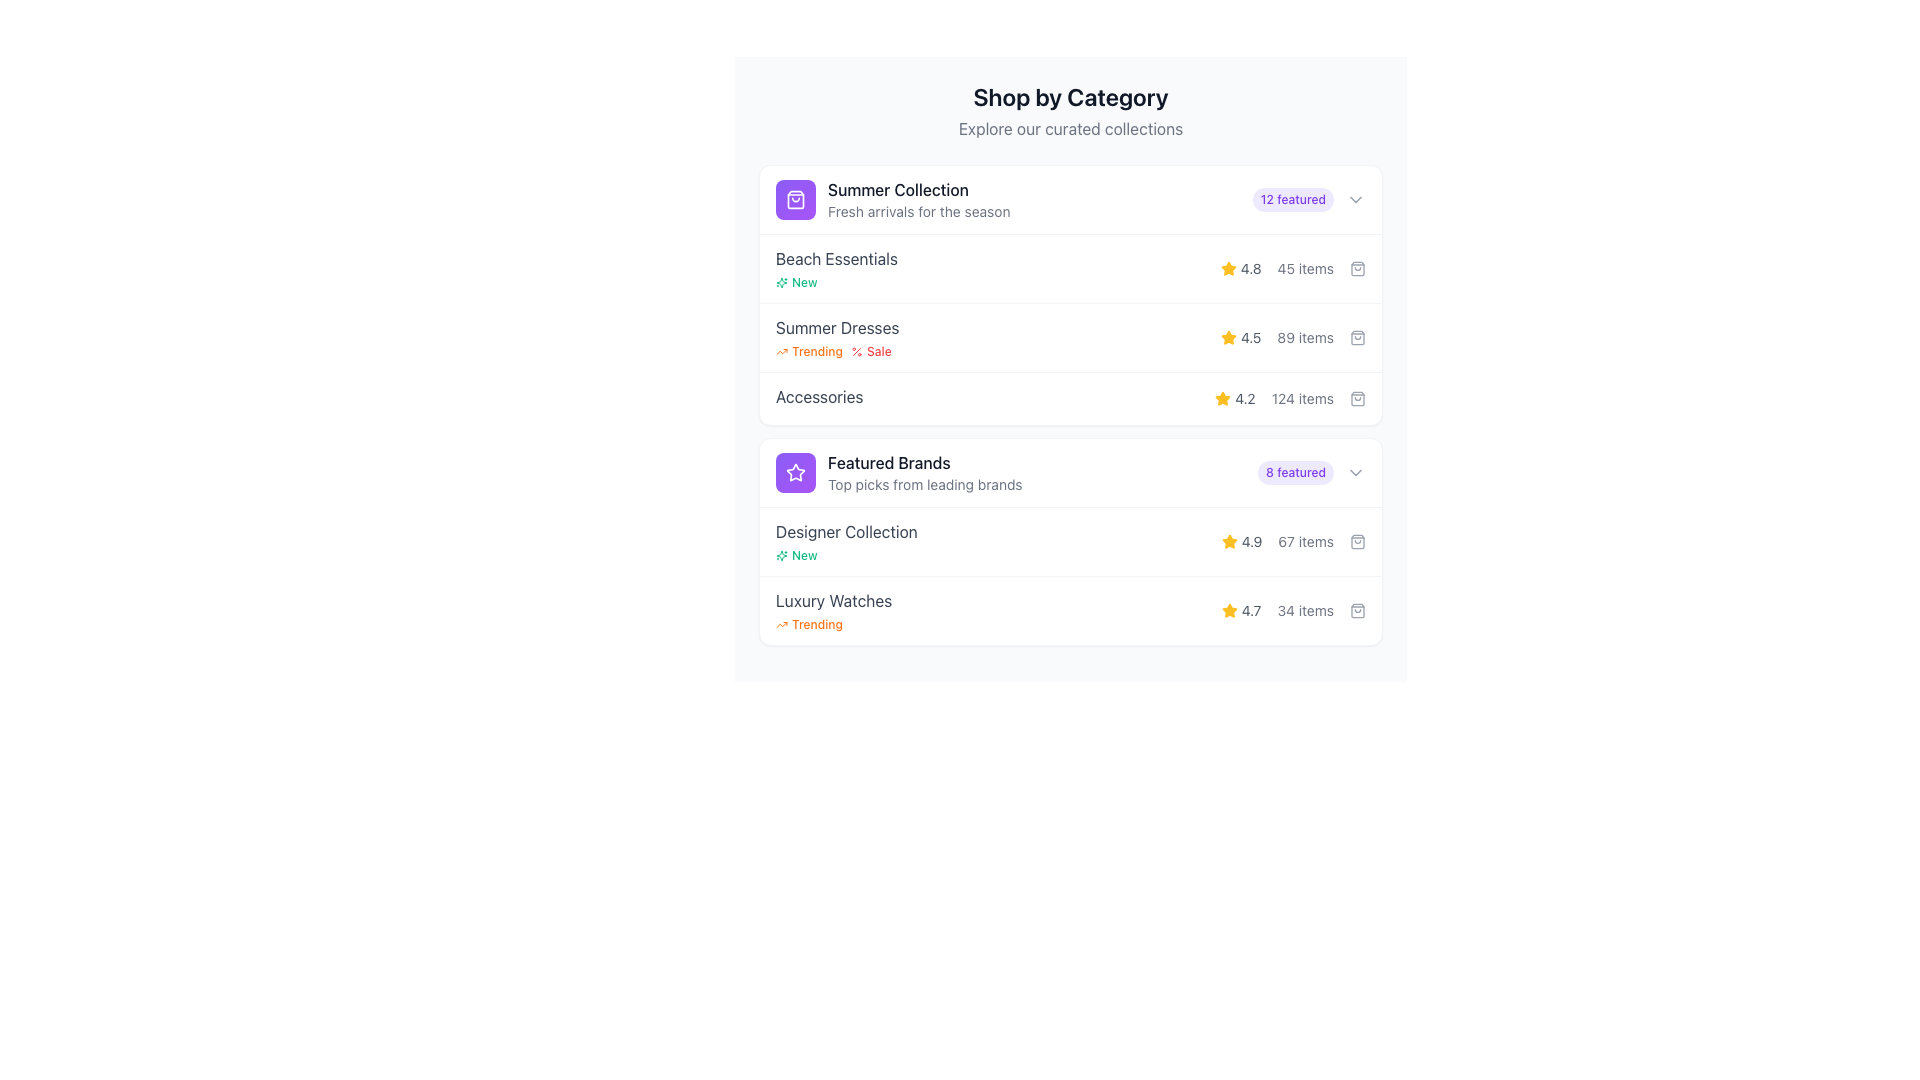 The image size is (1920, 1080). I want to click on the rating score '4.7' displayed next to the star icon in the 'Luxury Watches' section, so click(1250, 609).